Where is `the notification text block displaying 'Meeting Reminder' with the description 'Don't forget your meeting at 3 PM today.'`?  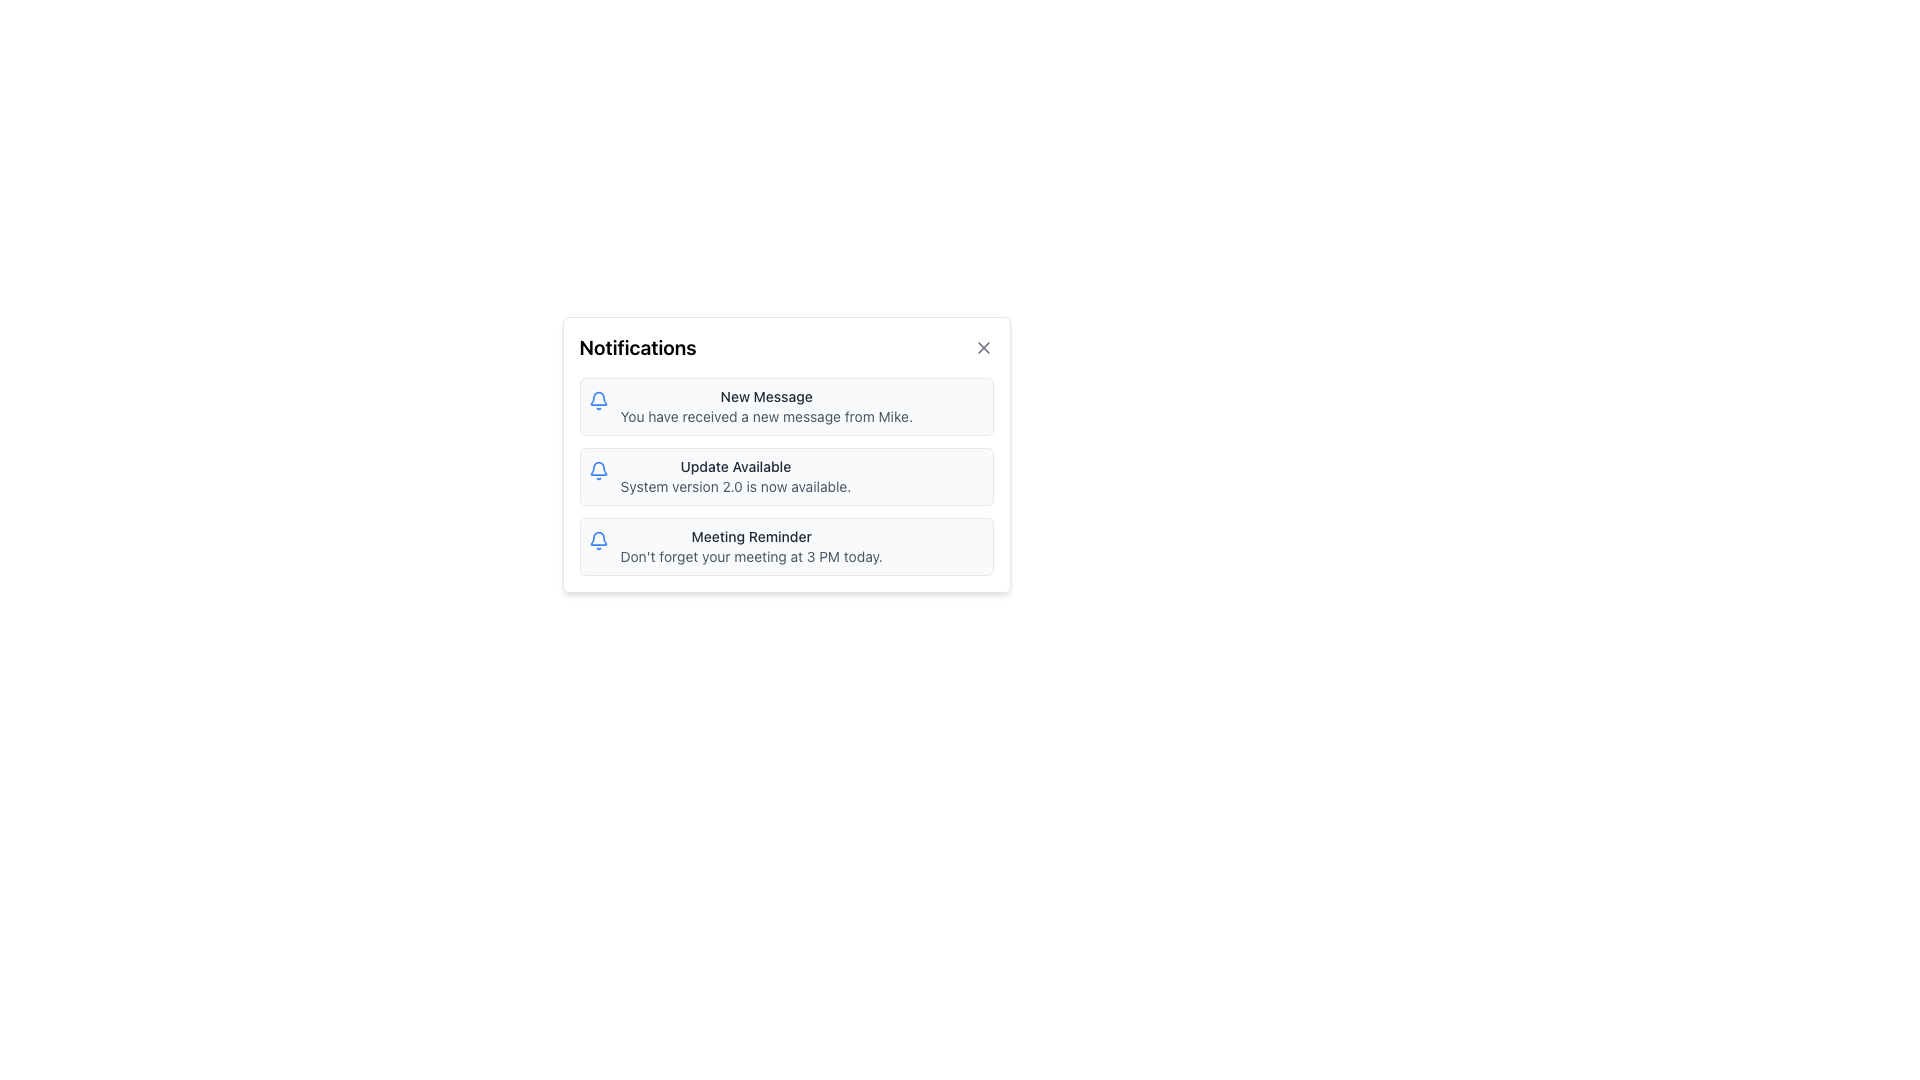
the notification text block displaying 'Meeting Reminder' with the description 'Don't forget your meeting at 3 PM today.' is located at coordinates (750, 547).